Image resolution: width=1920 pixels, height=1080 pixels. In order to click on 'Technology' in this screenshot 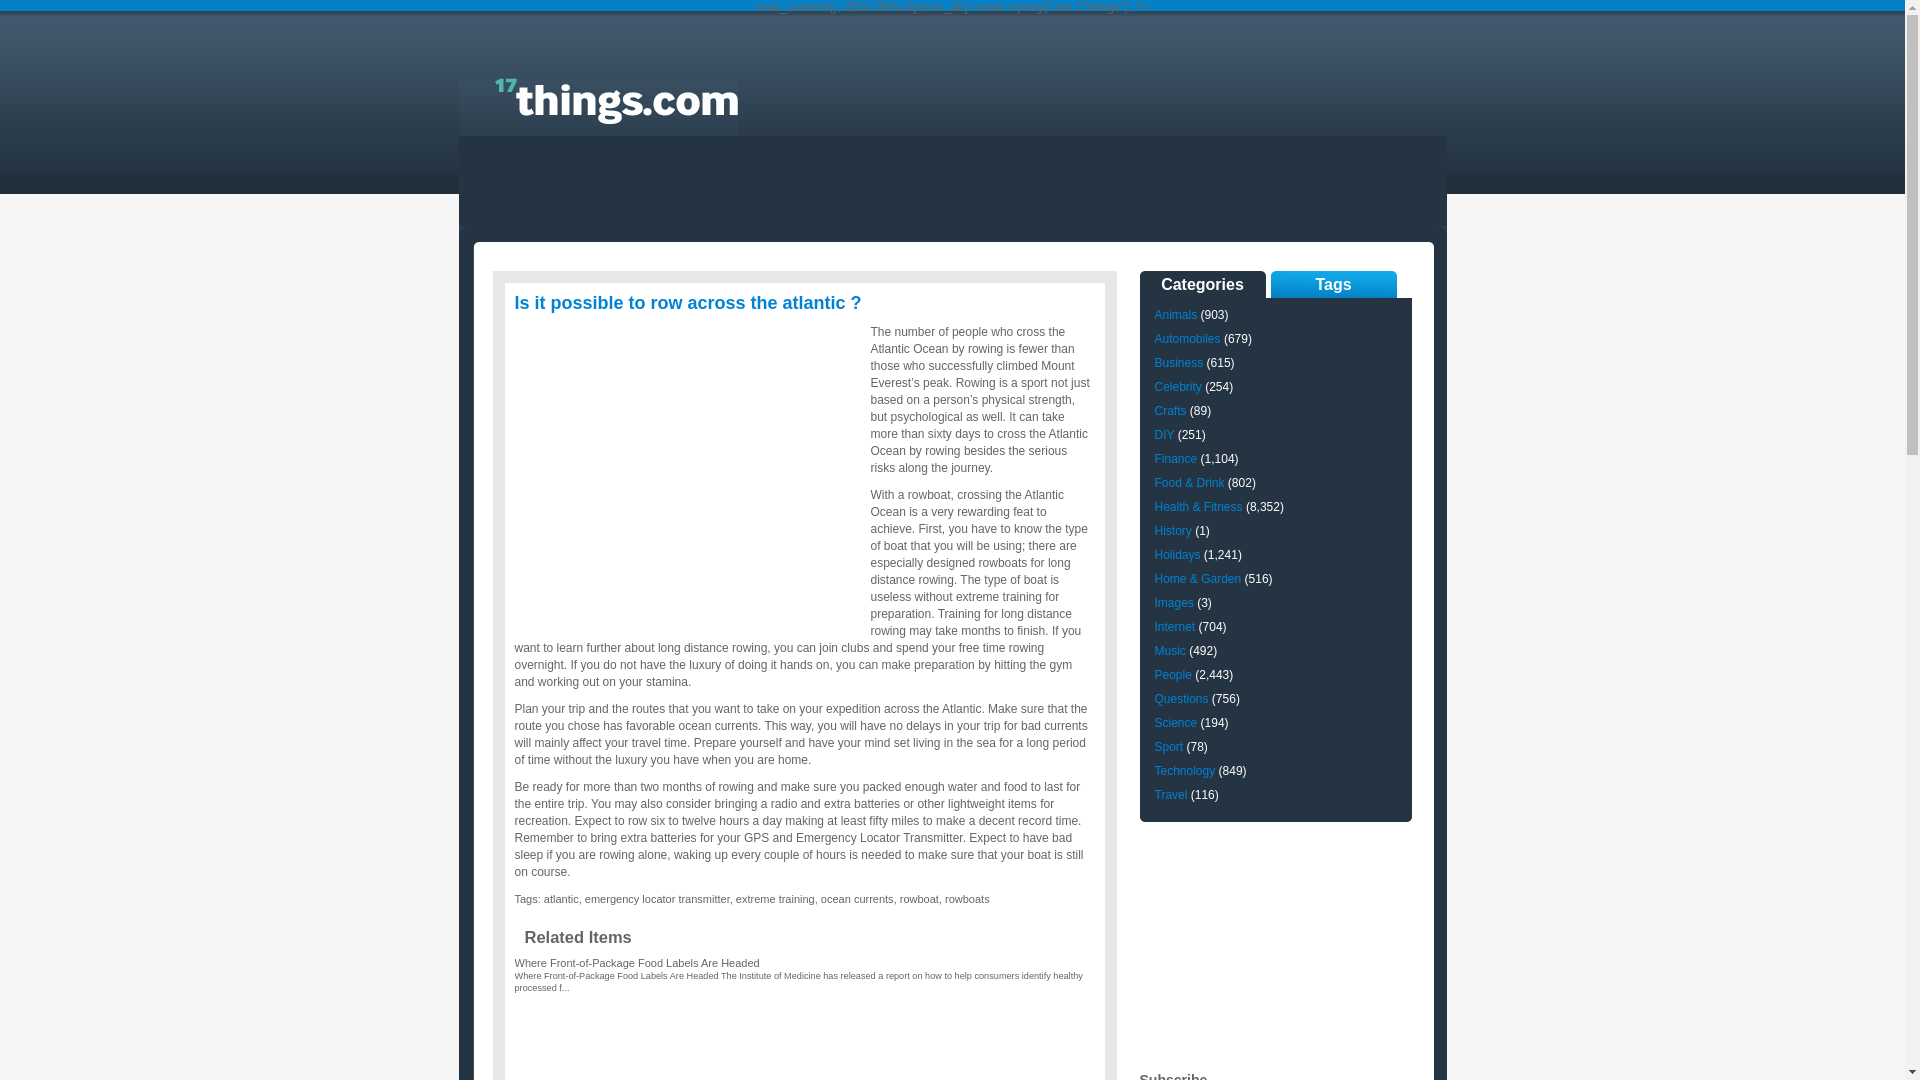, I will do `click(1184, 770)`.